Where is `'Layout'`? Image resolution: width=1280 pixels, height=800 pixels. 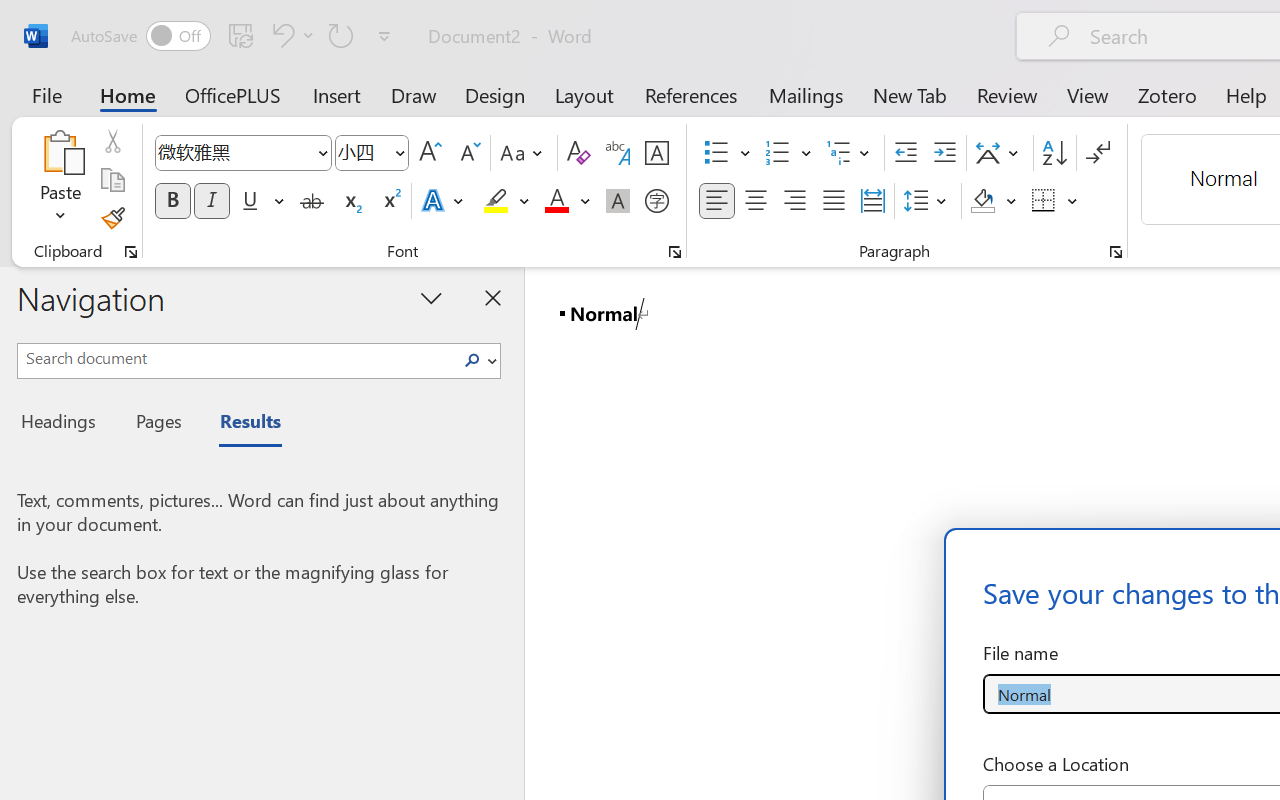 'Layout' is located at coordinates (583, 94).